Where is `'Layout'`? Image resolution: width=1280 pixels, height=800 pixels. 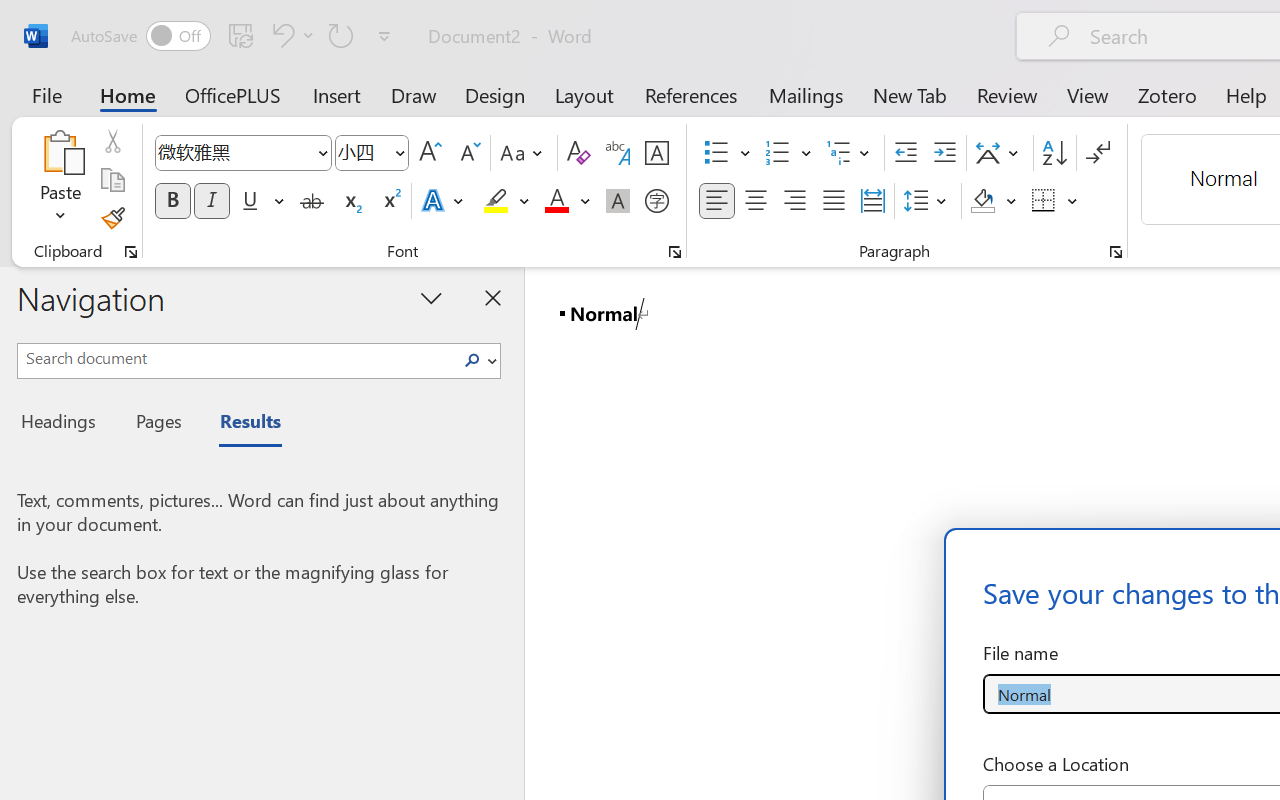 'Layout' is located at coordinates (583, 94).